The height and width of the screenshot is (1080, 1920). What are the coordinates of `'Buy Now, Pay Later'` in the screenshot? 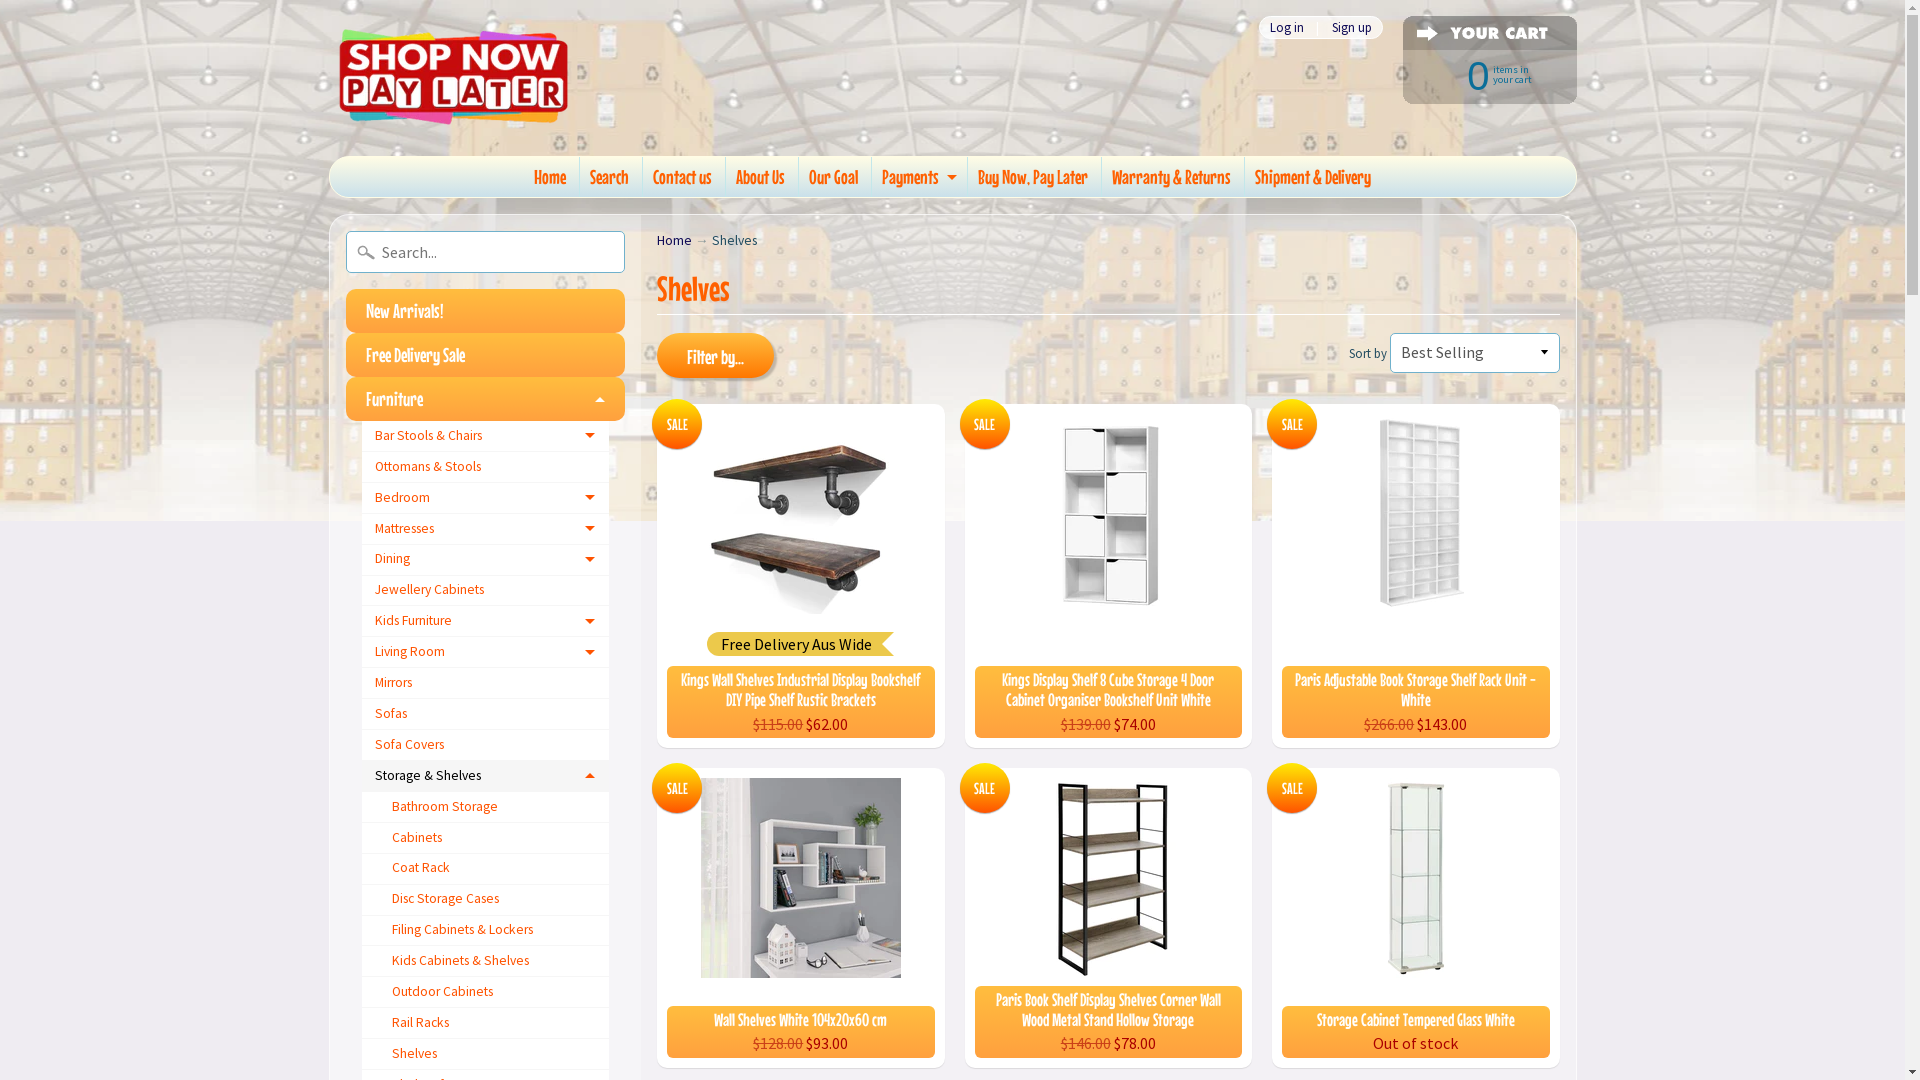 It's located at (1032, 176).